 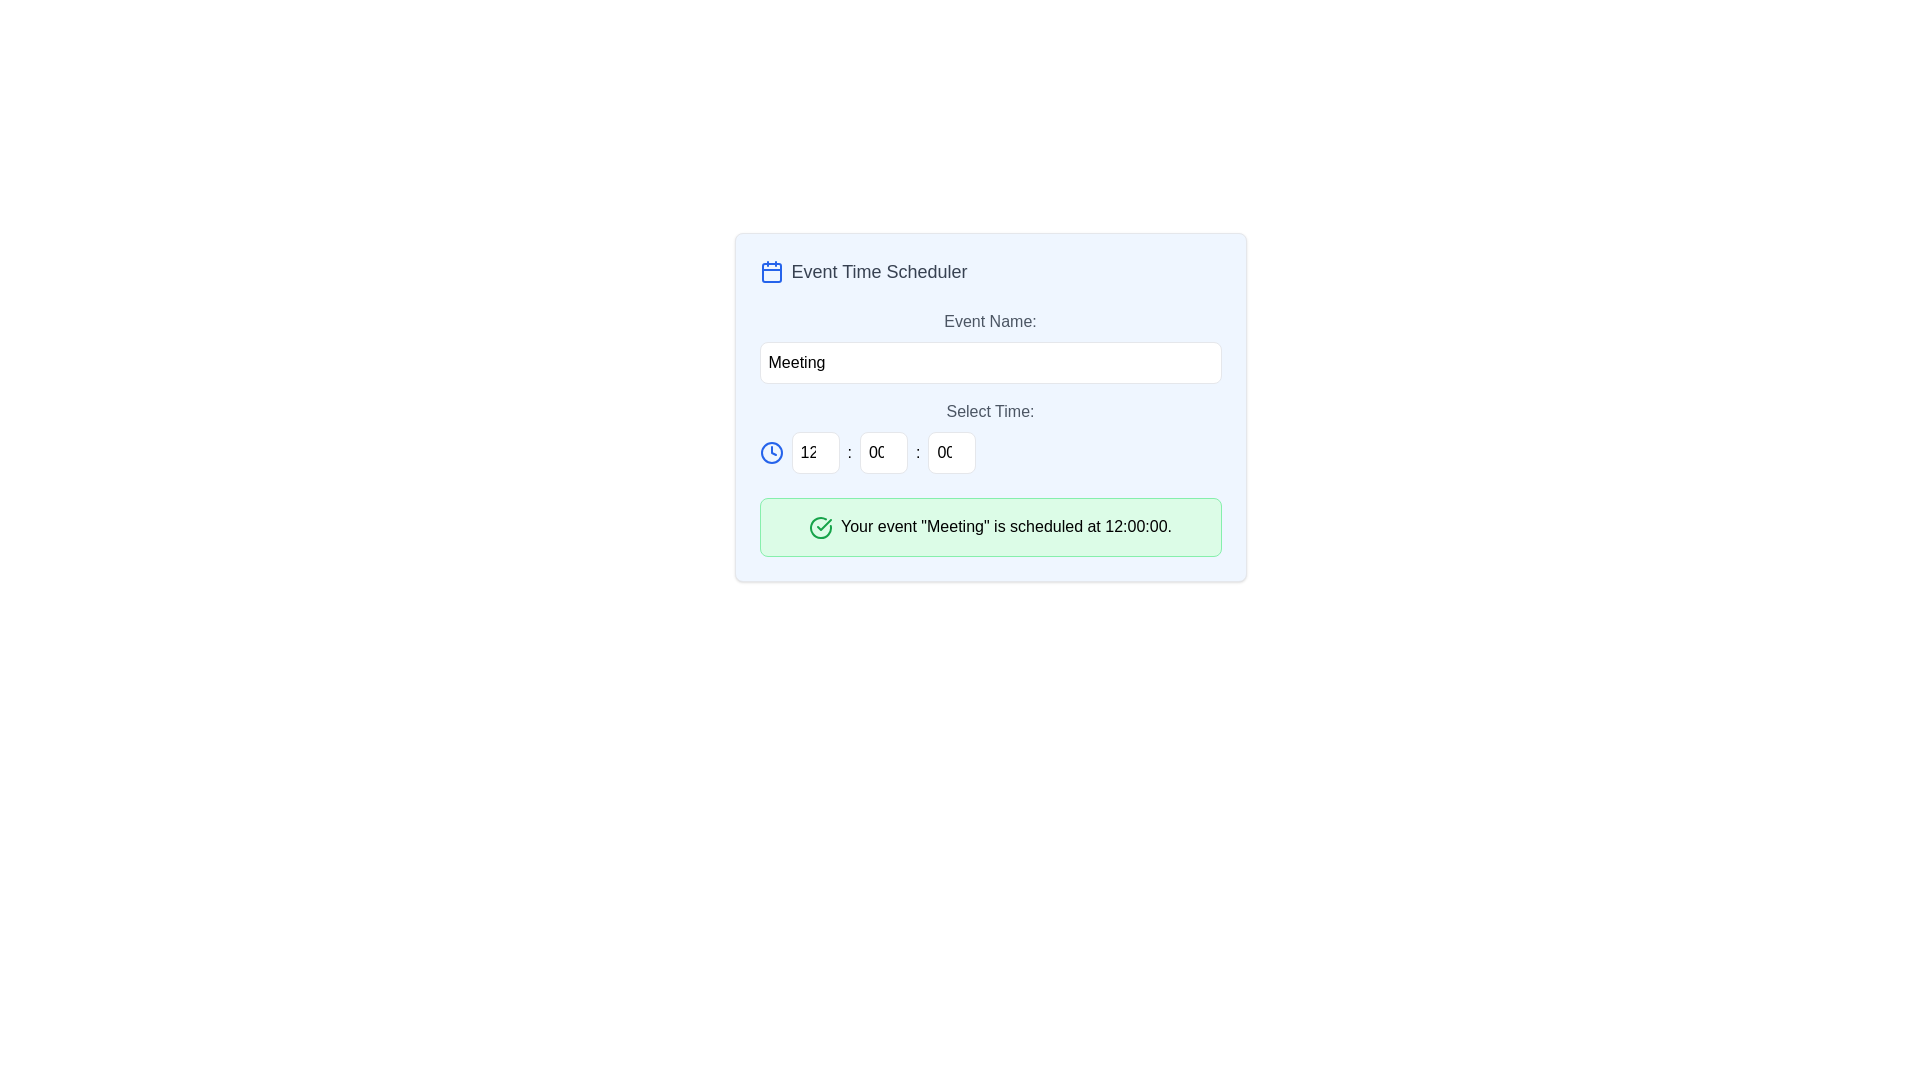 What do you see at coordinates (820, 526) in the screenshot?
I see `the success confirmation icon located within the notification box below the event details section` at bounding box center [820, 526].